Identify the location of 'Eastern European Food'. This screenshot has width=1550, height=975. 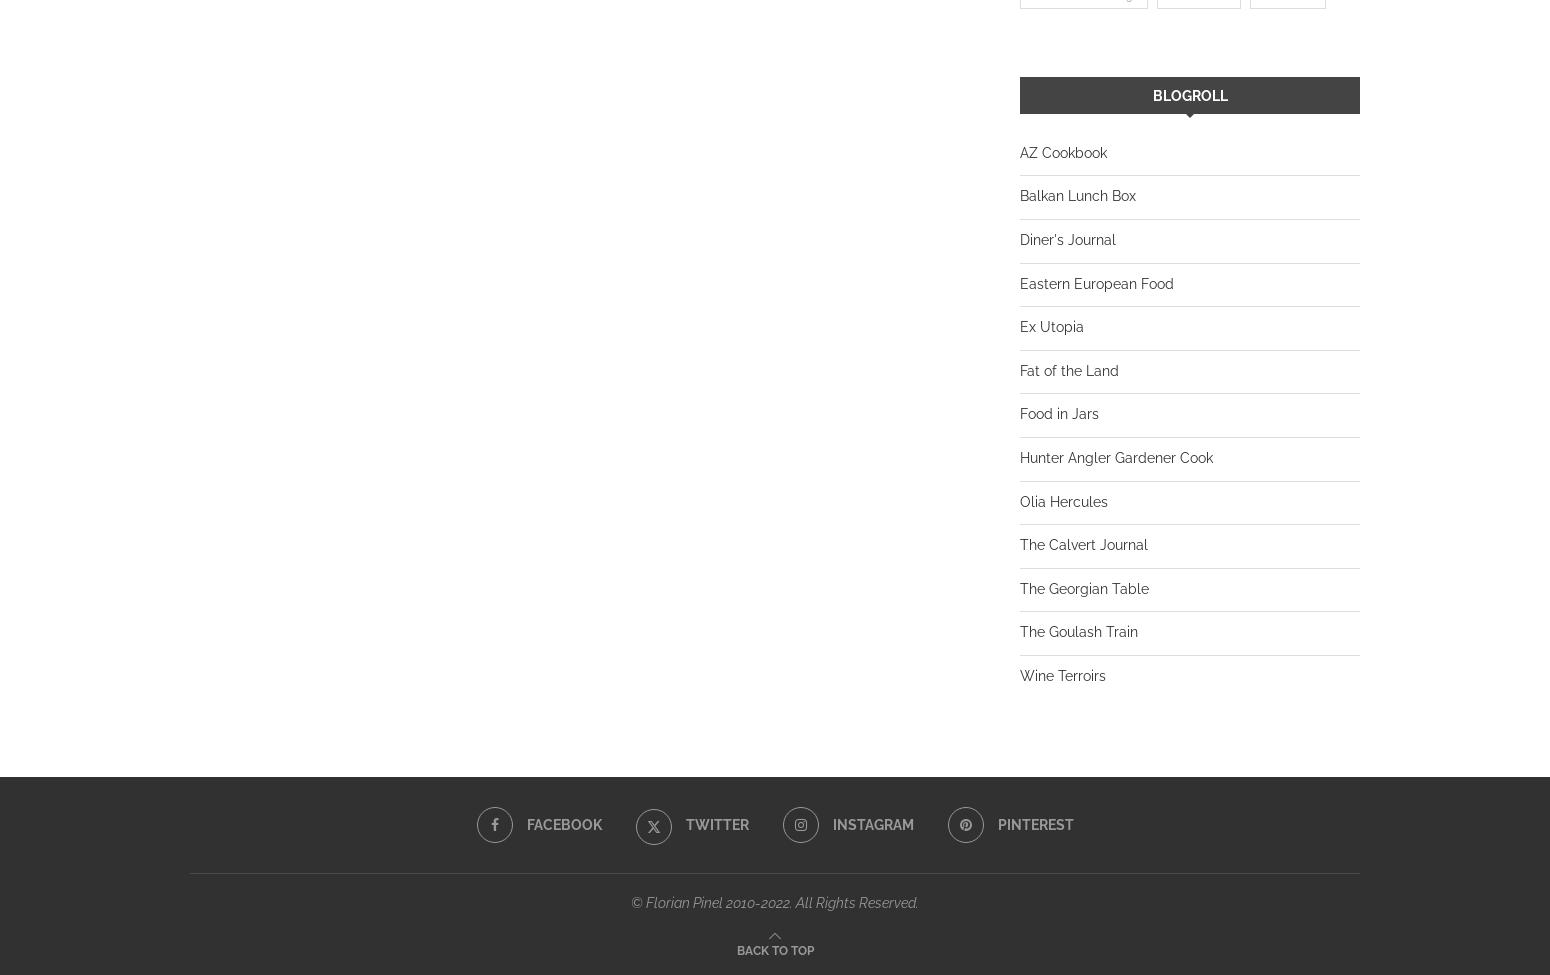
(1020, 283).